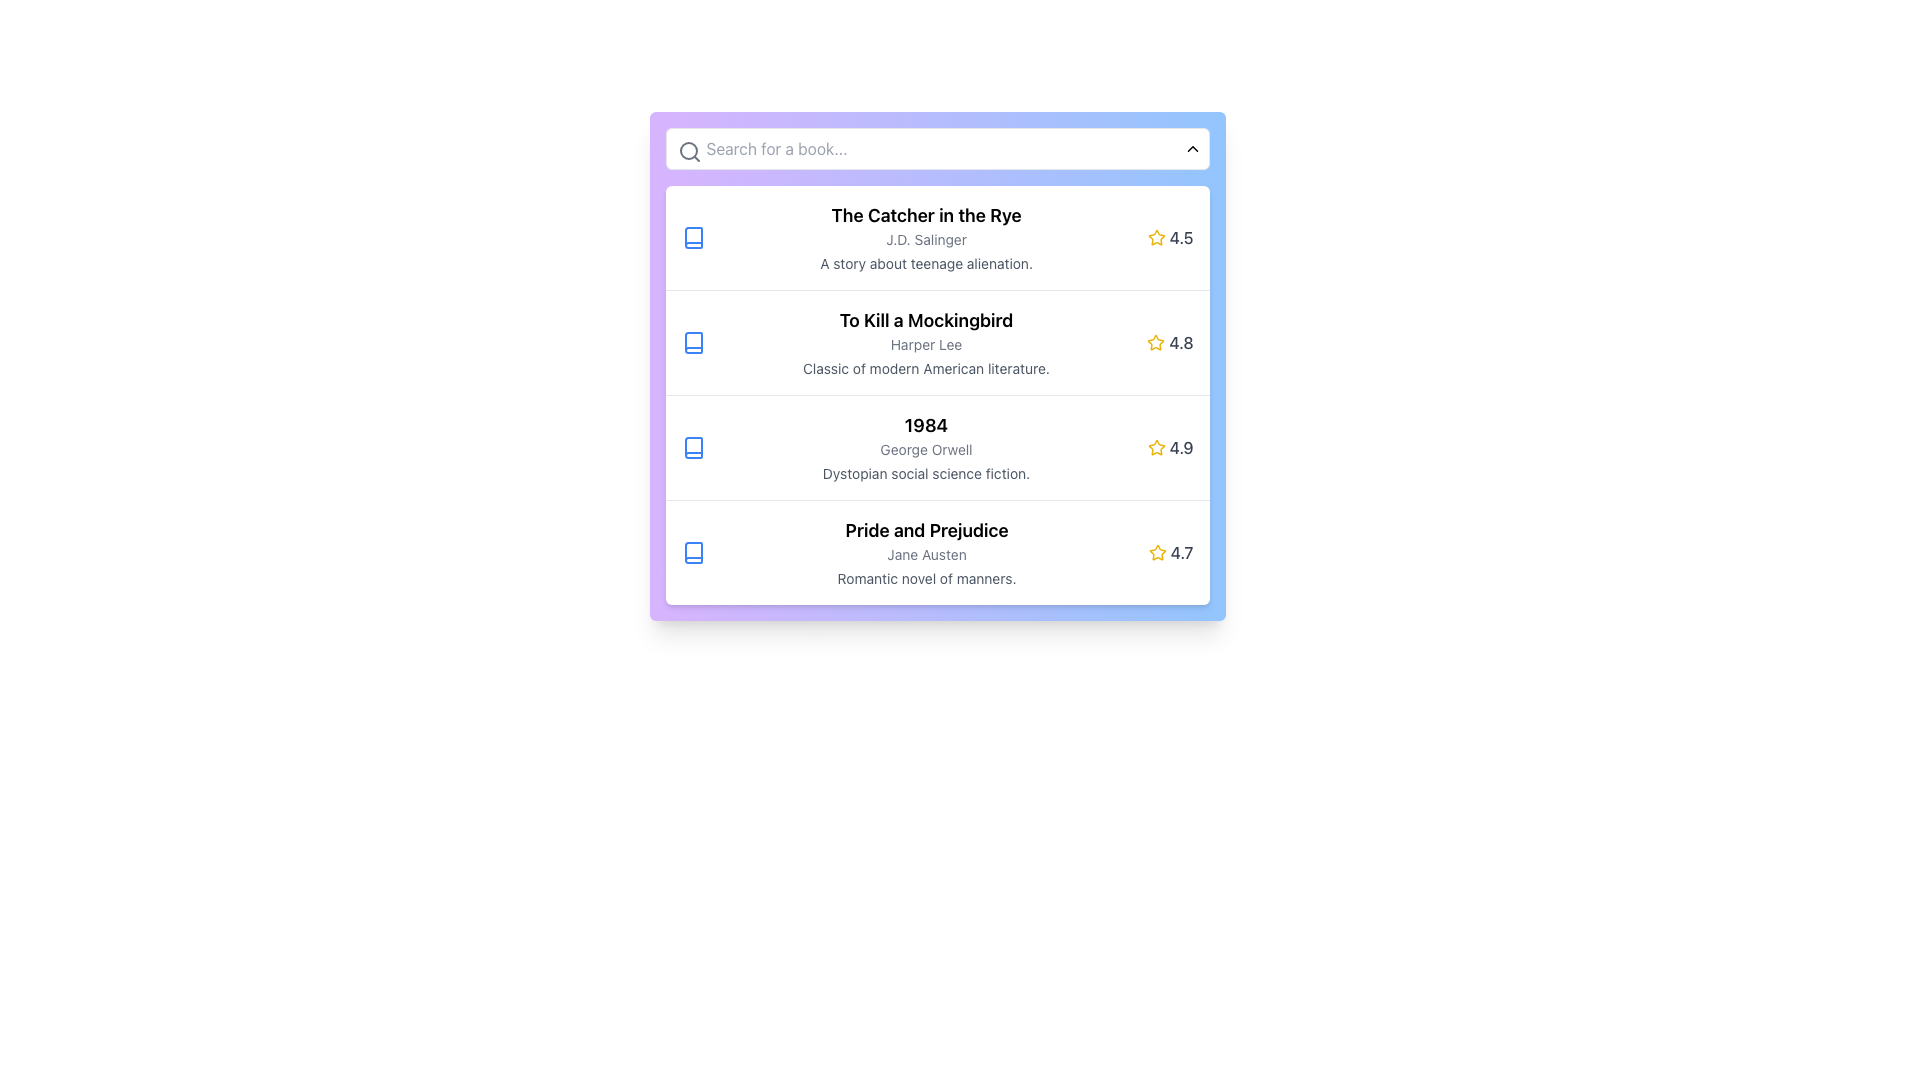  Describe the element at coordinates (925, 552) in the screenshot. I see `displayed text of the Text Display element titled 'Pride and Prejudice', which includes the author 'Jane Austen' and the description 'Romantic novel of manners.'` at that location.